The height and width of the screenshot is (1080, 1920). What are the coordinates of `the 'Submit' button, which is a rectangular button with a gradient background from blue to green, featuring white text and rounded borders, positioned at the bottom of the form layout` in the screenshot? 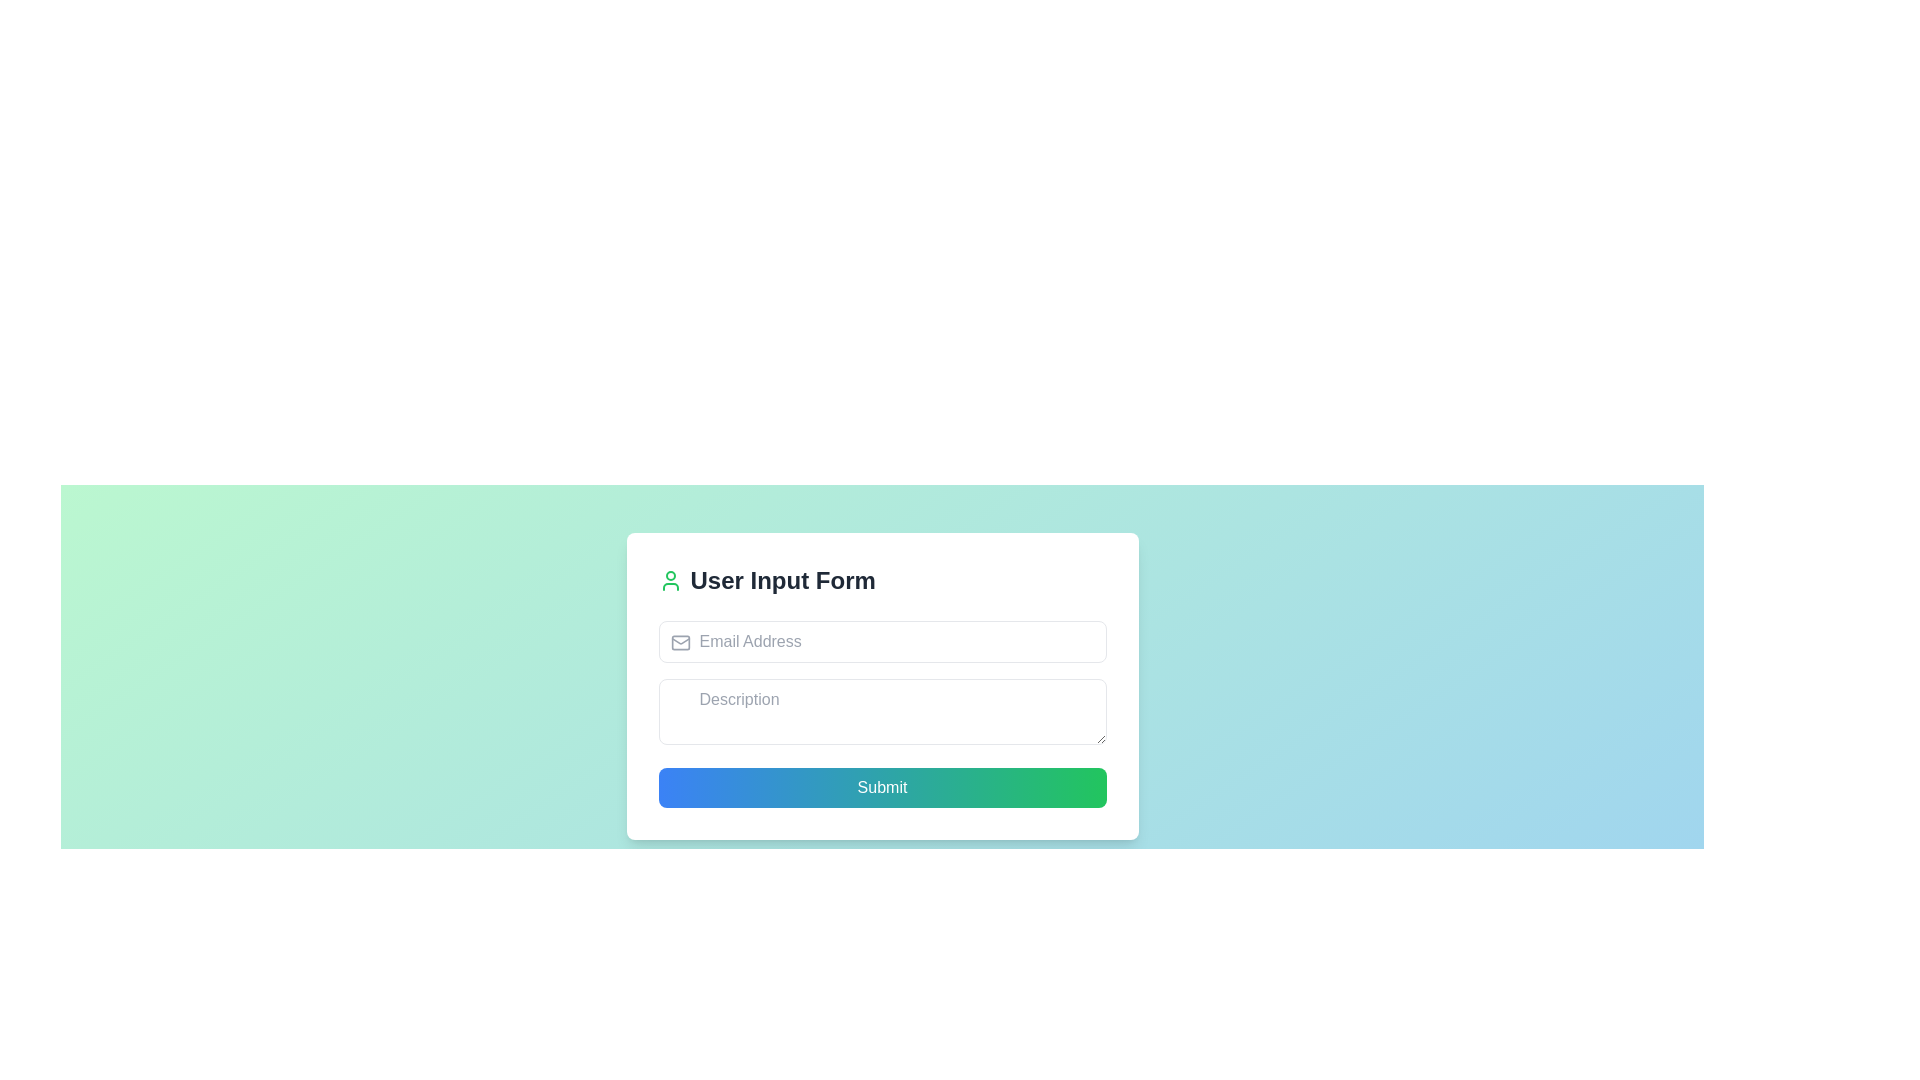 It's located at (881, 786).